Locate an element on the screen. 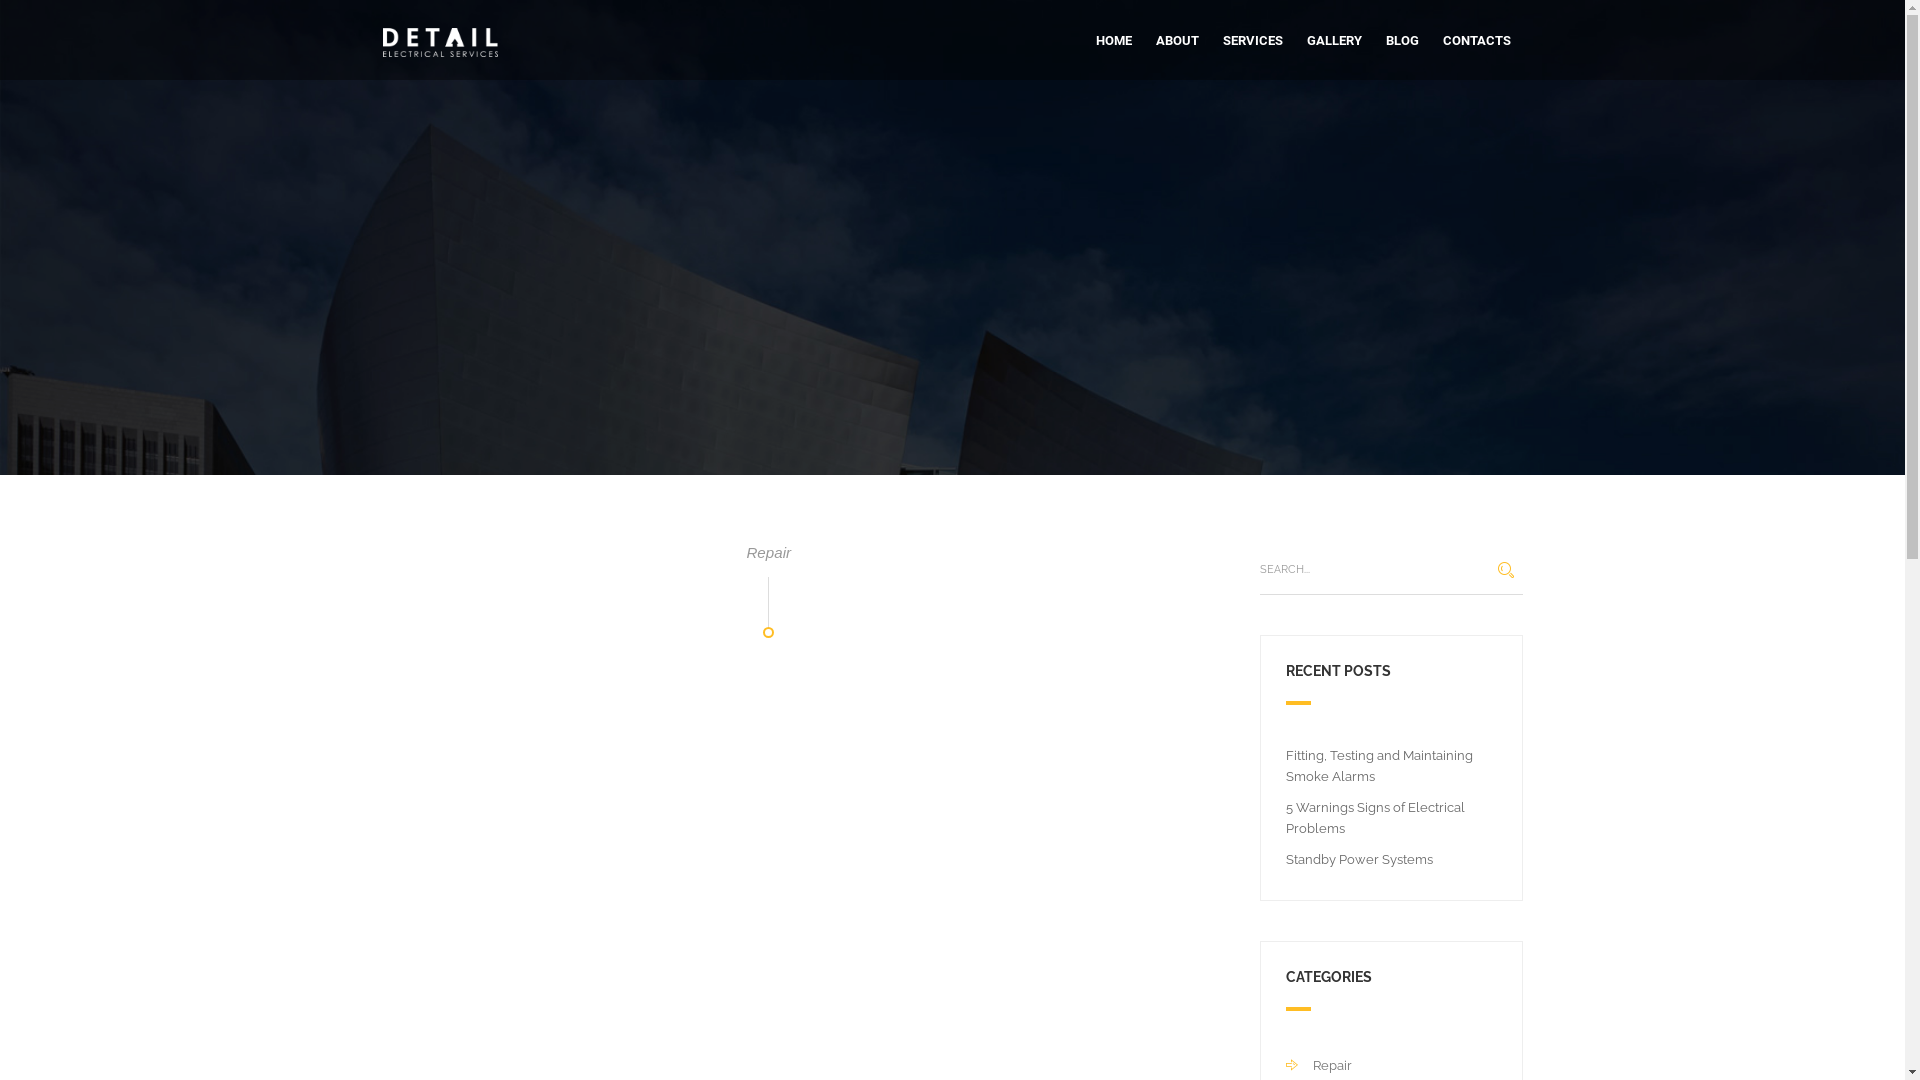  'CONTACTS' is located at coordinates (1441, 41).